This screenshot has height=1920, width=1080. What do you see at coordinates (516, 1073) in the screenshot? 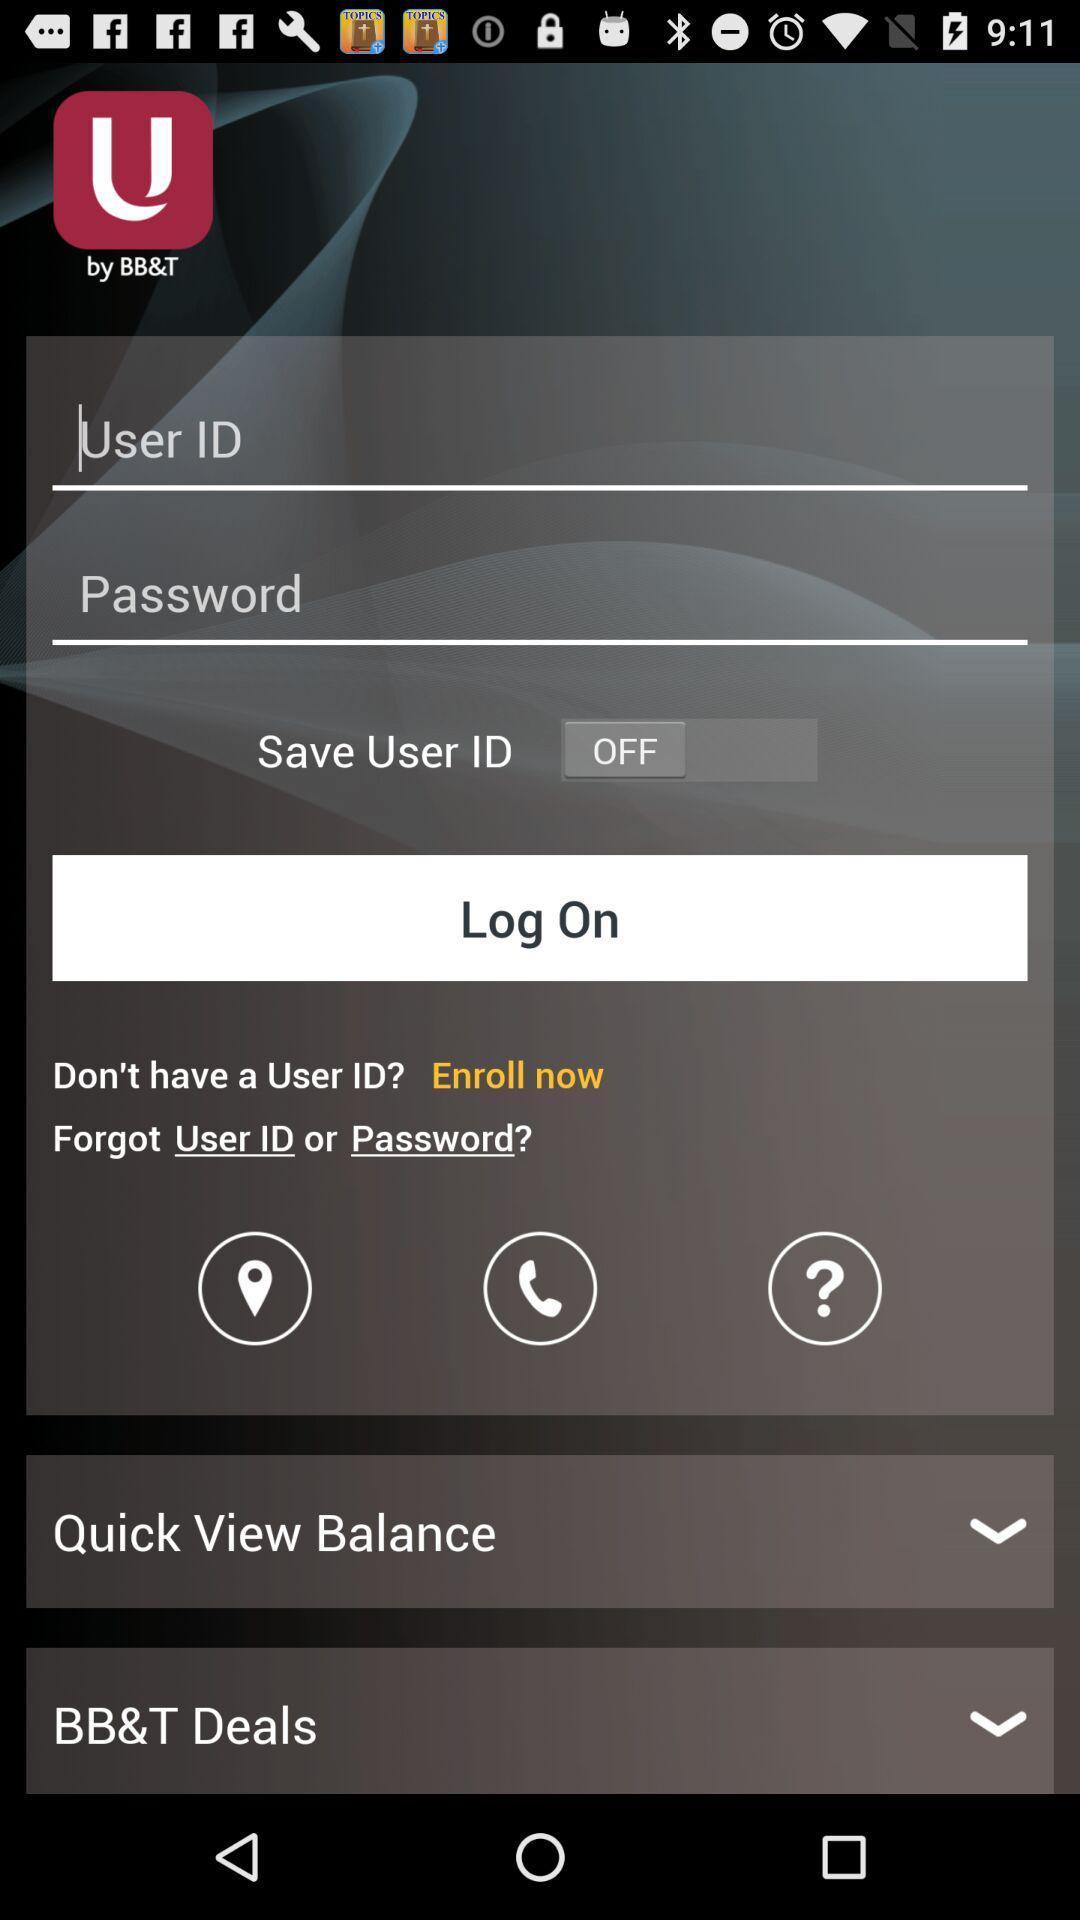
I see `the item next to the don t have icon` at bounding box center [516, 1073].